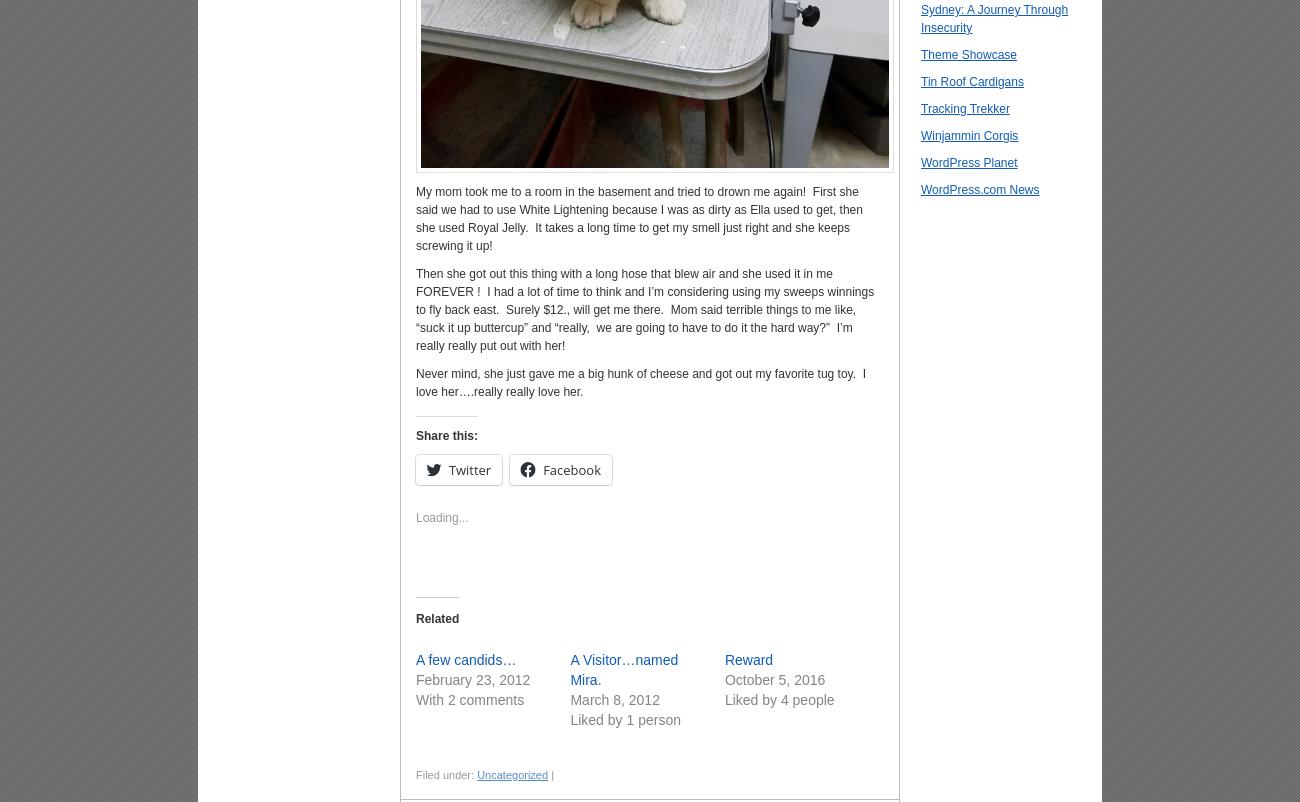 Image resolution: width=1300 pixels, height=802 pixels. What do you see at coordinates (549, 773) in the screenshot?
I see `'|'` at bounding box center [549, 773].